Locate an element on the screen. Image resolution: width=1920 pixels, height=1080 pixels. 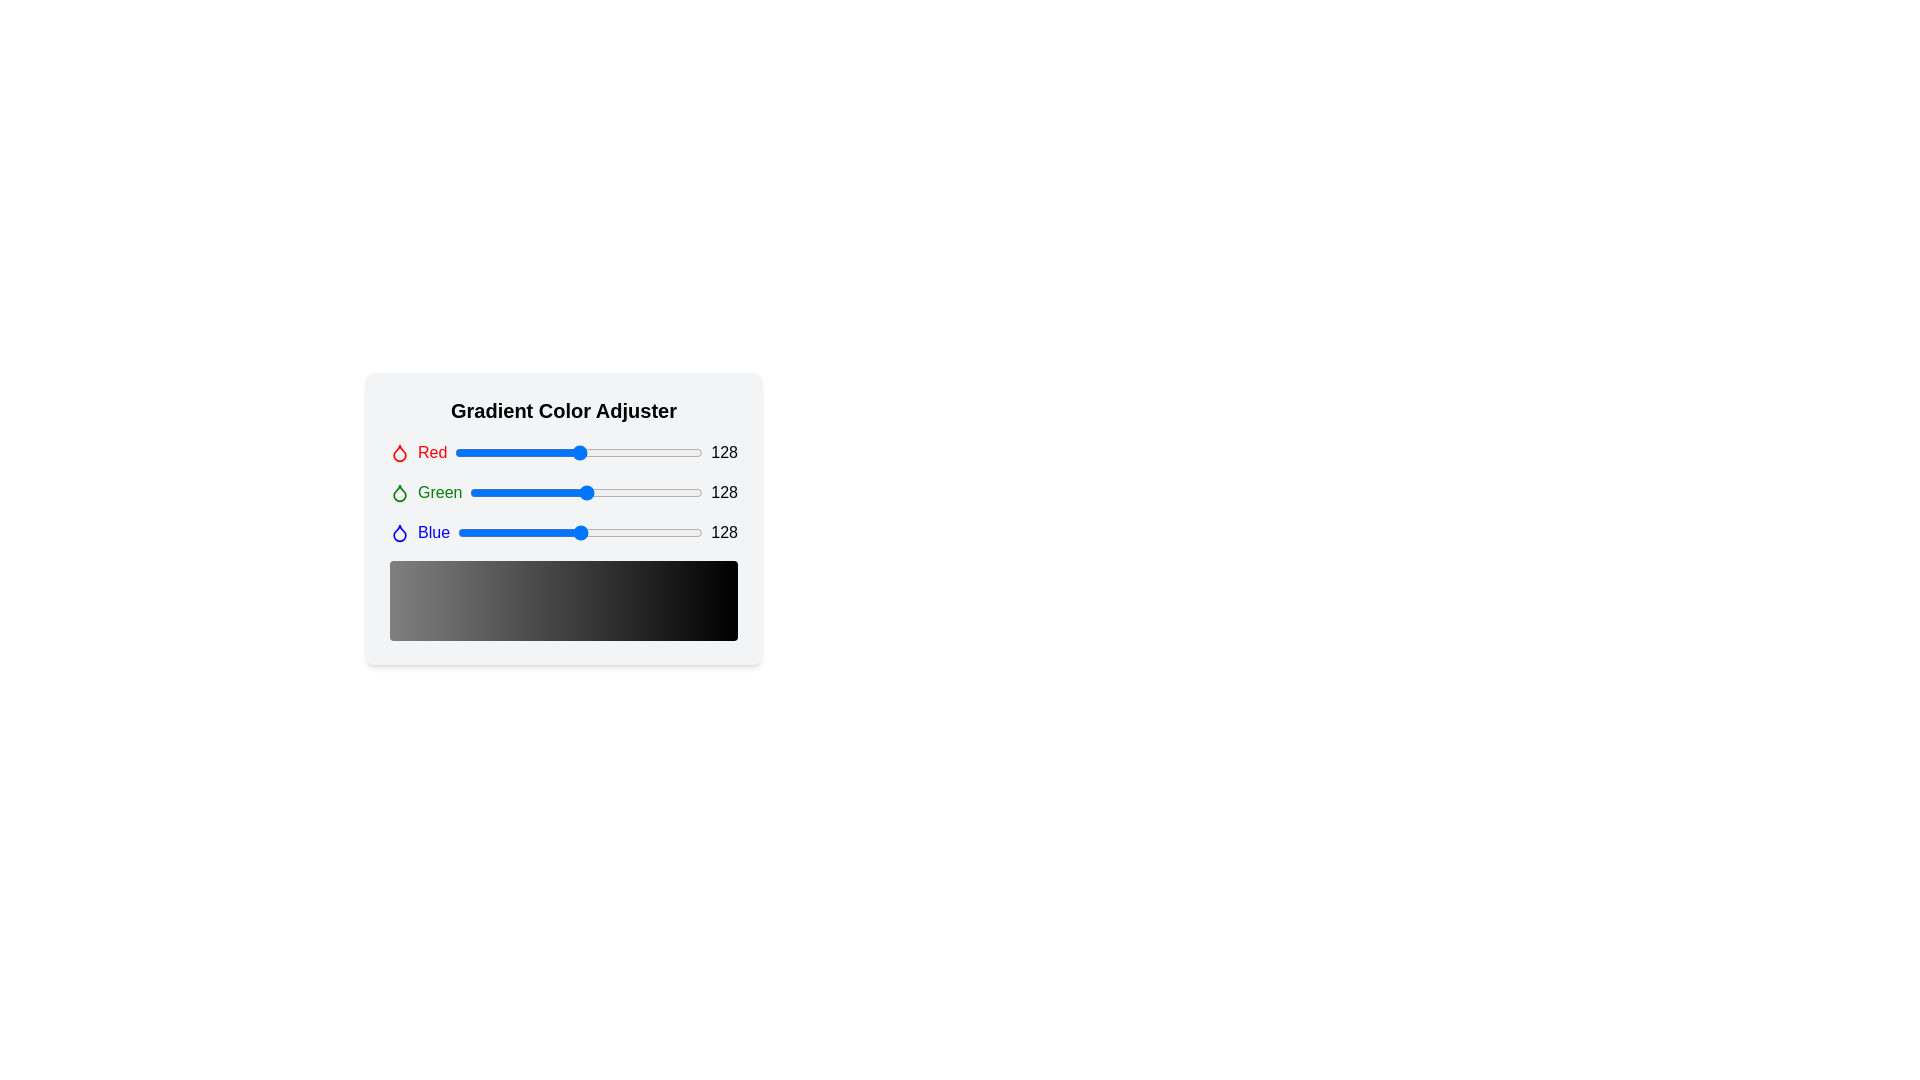
the green slider to 37 is located at coordinates (504, 493).